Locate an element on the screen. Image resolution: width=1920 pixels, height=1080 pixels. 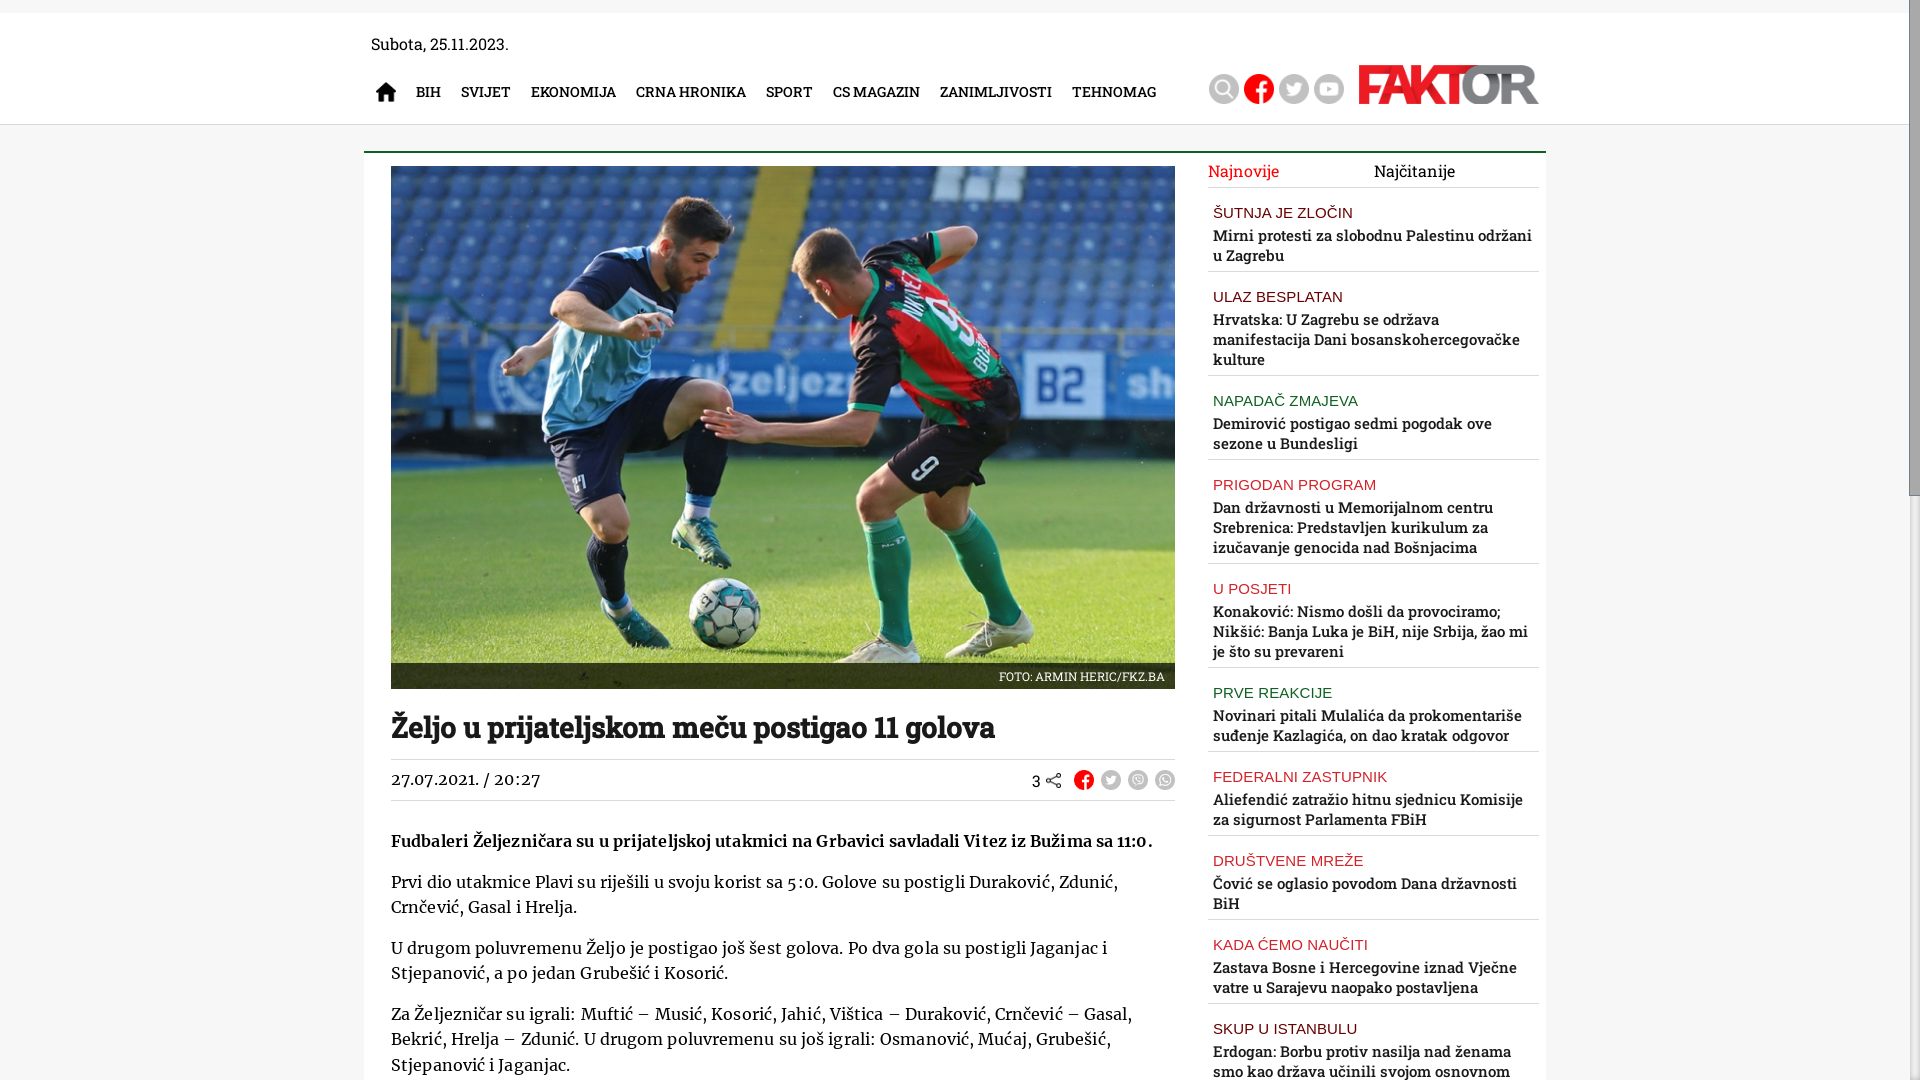
'EKONOMIJA' is located at coordinates (577, 91).